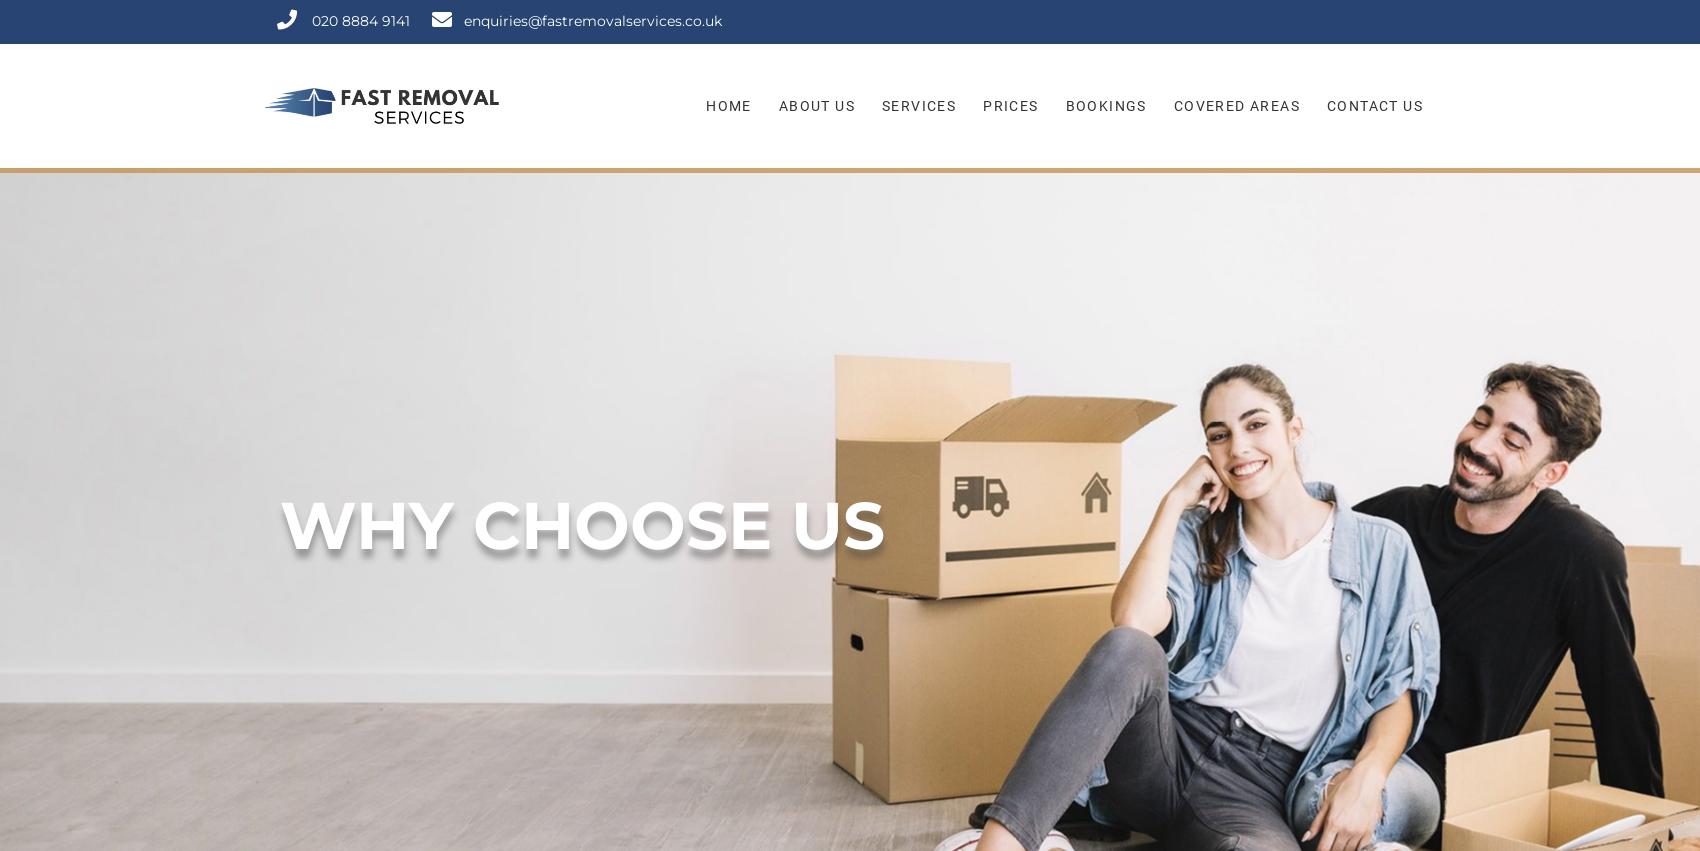 The height and width of the screenshot is (851, 1700). Describe the element at coordinates (815, 105) in the screenshot. I see `'About Us'` at that location.